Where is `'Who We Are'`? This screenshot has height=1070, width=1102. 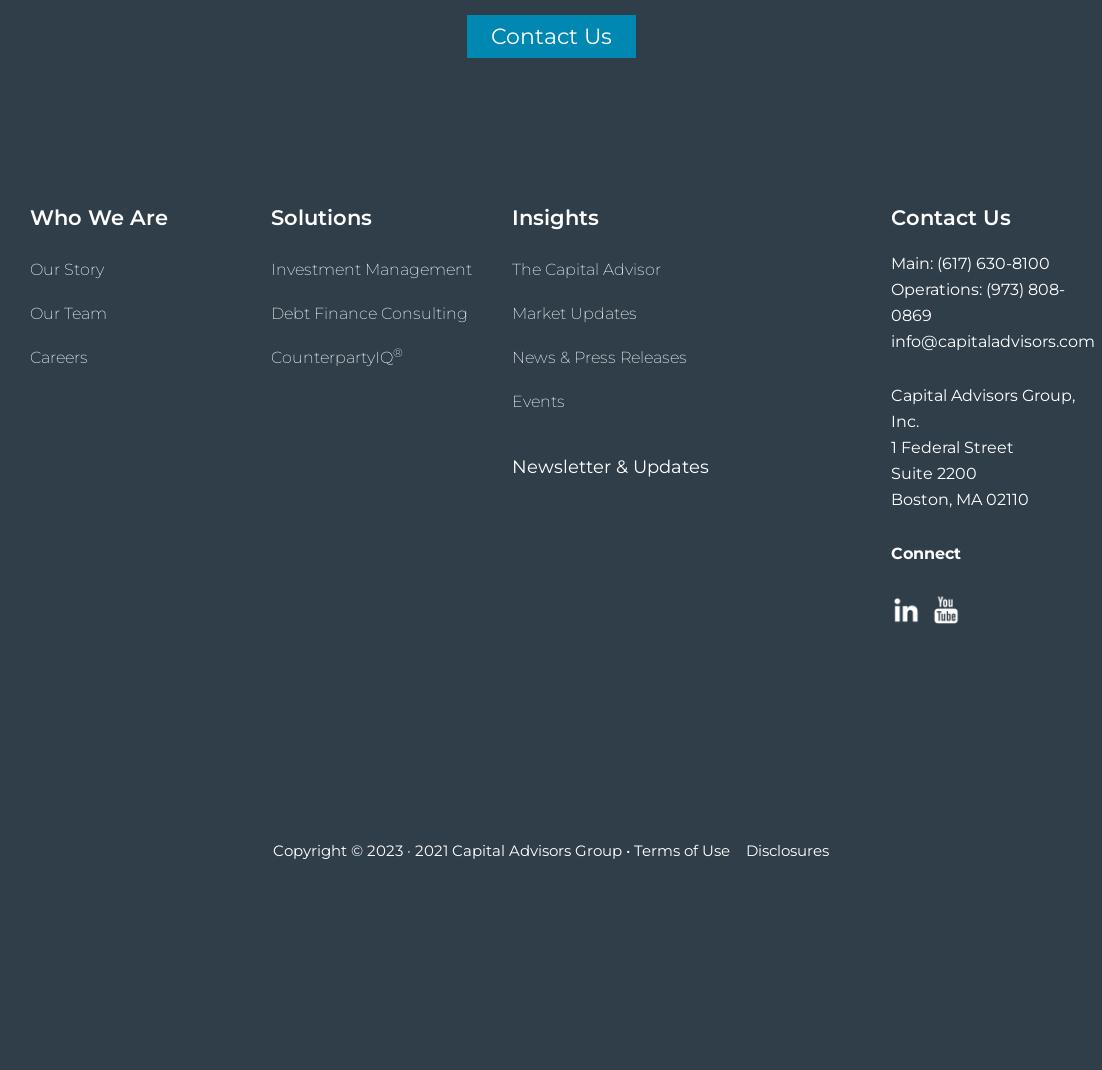 'Who We Are' is located at coordinates (98, 216).